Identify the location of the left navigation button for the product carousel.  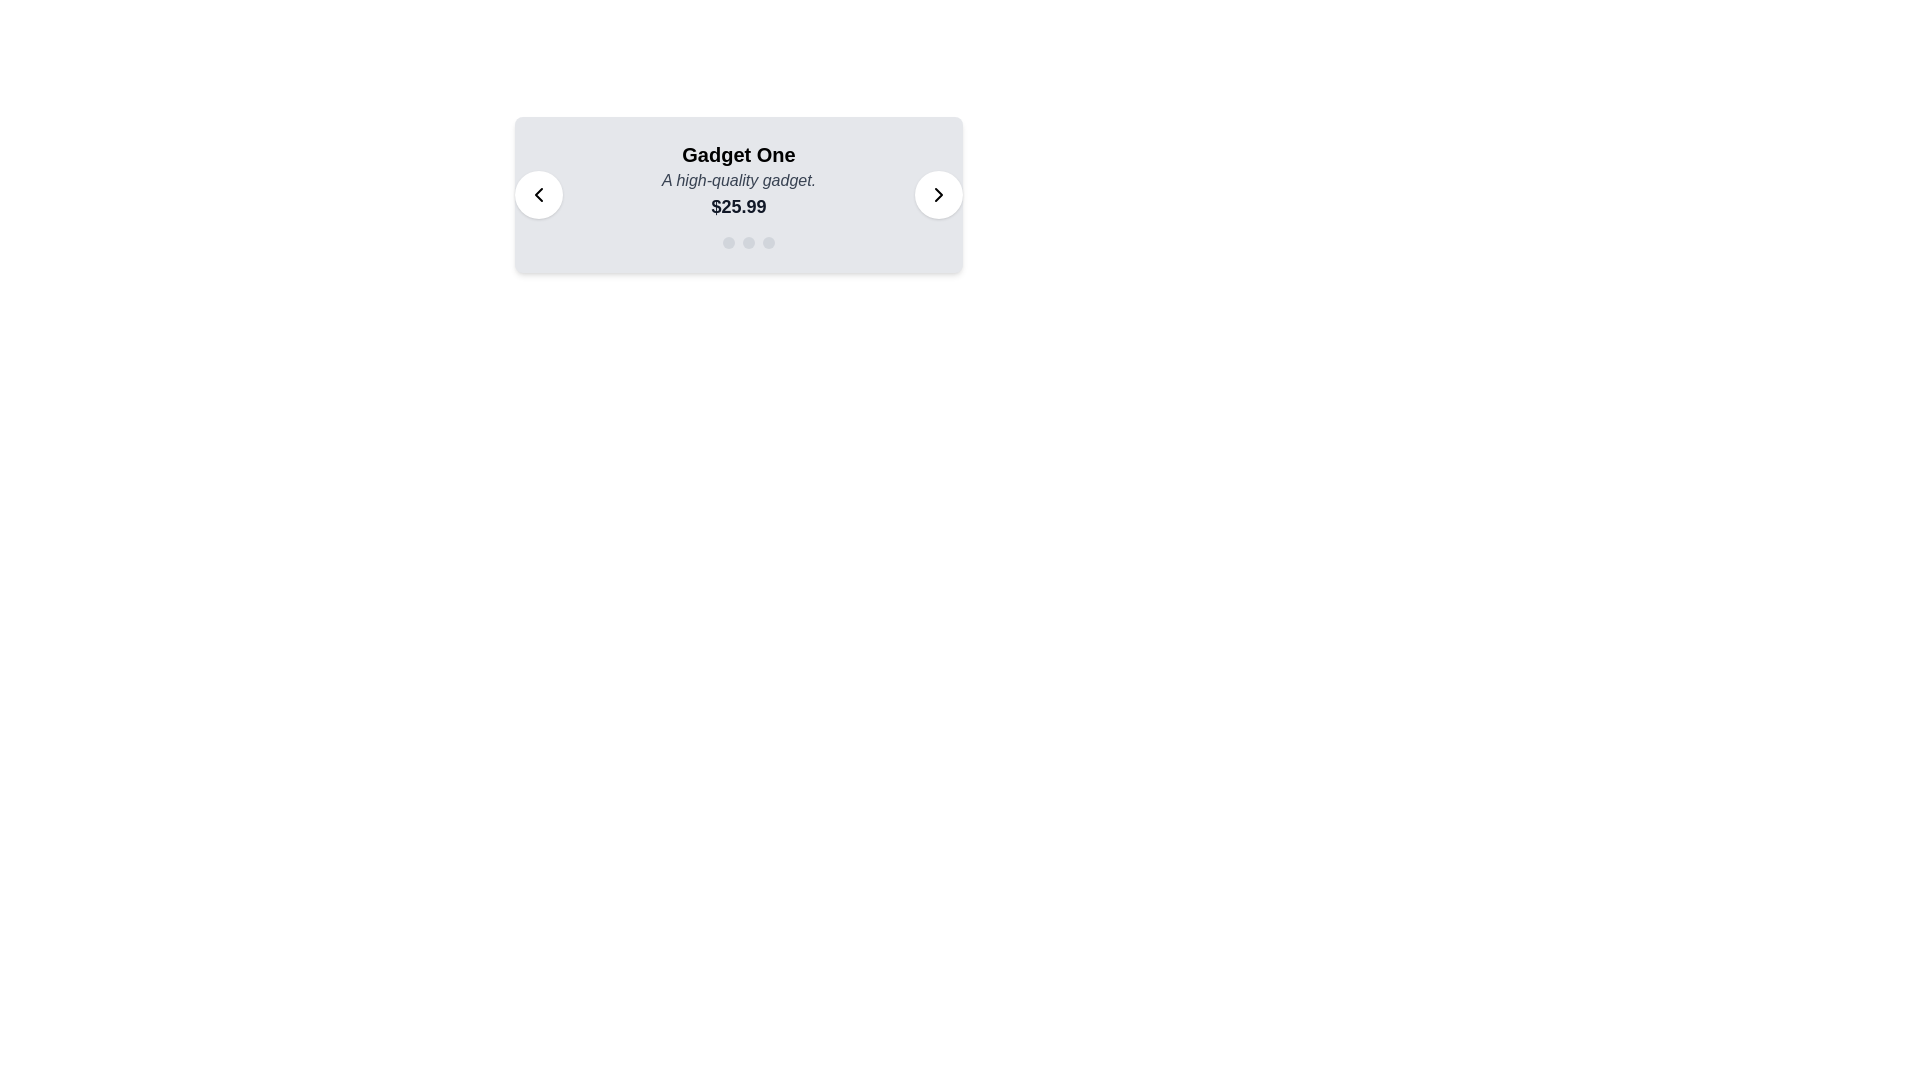
(538, 195).